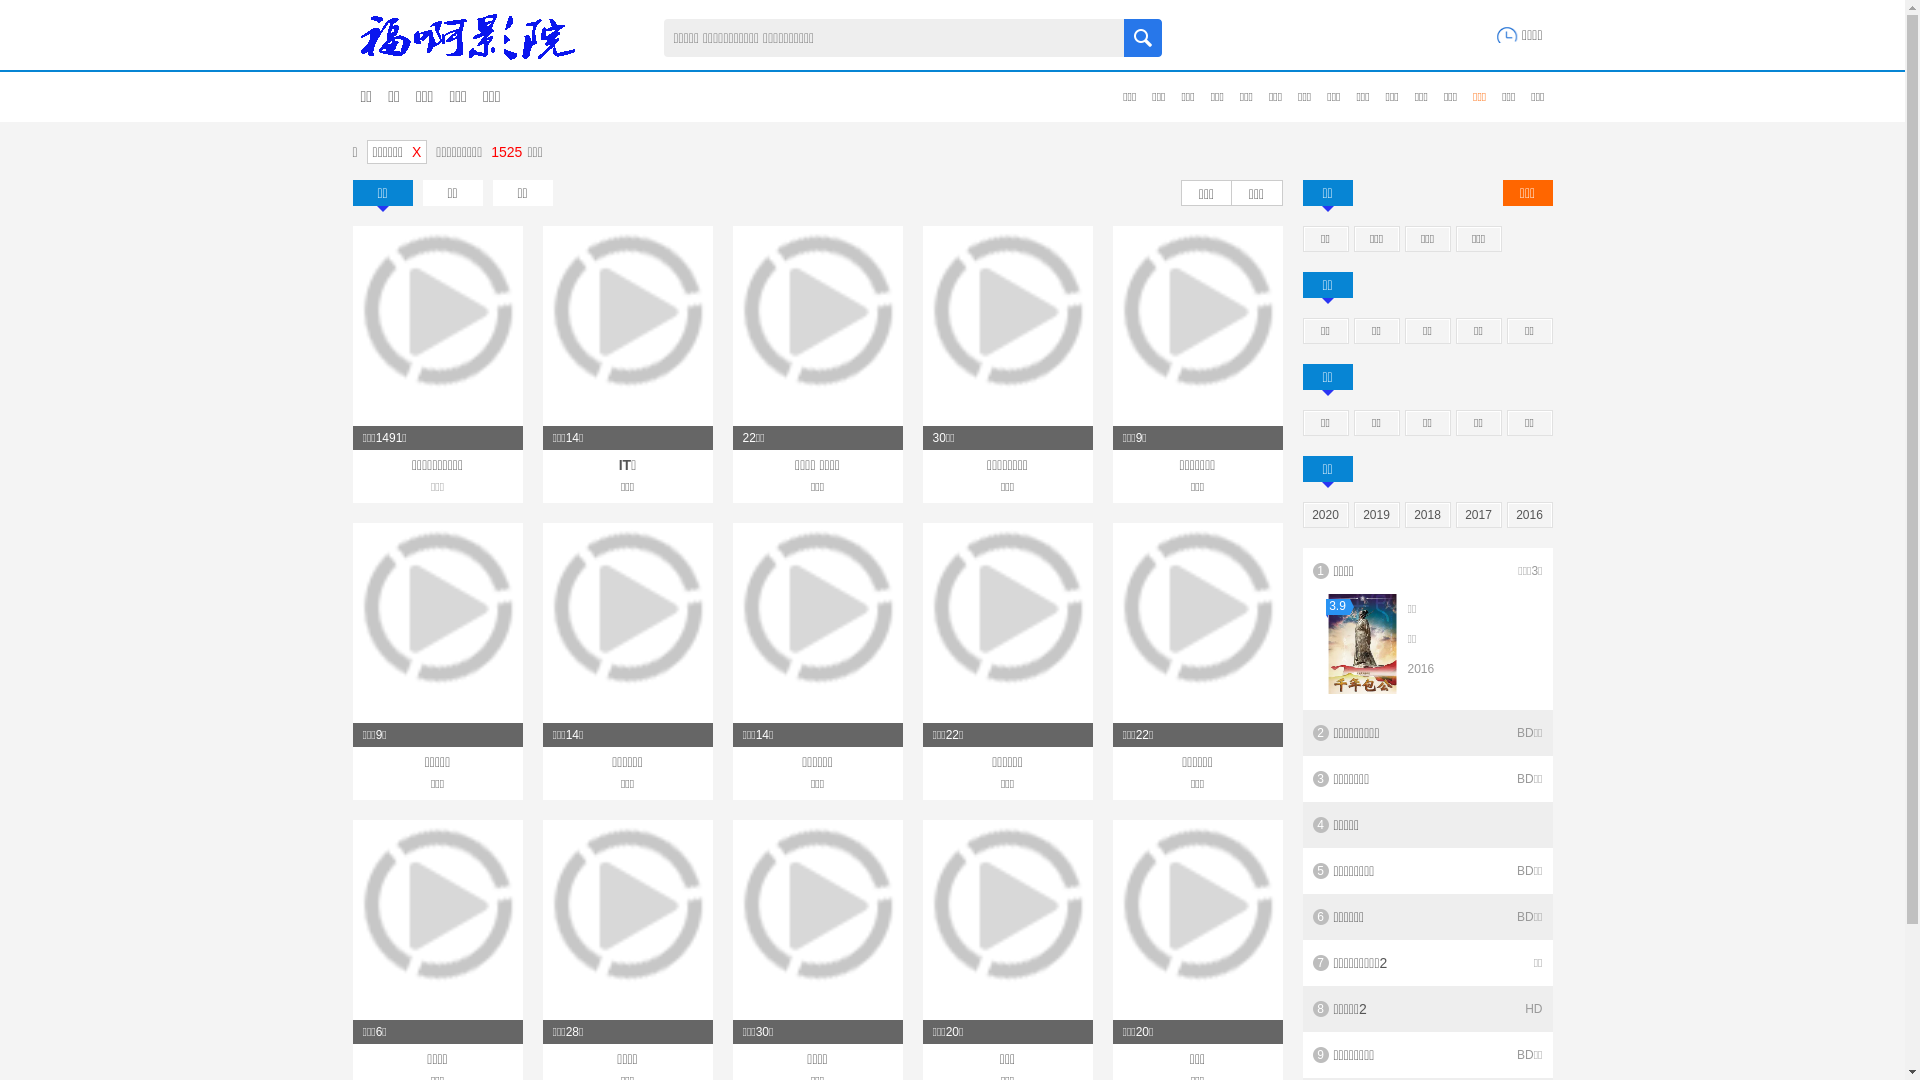 This screenshot has height=1080, width=1920. What do you see at coordinates (1529, 514) in the screenshot?
I see `'2016'` at bounding box center [1529, 514].